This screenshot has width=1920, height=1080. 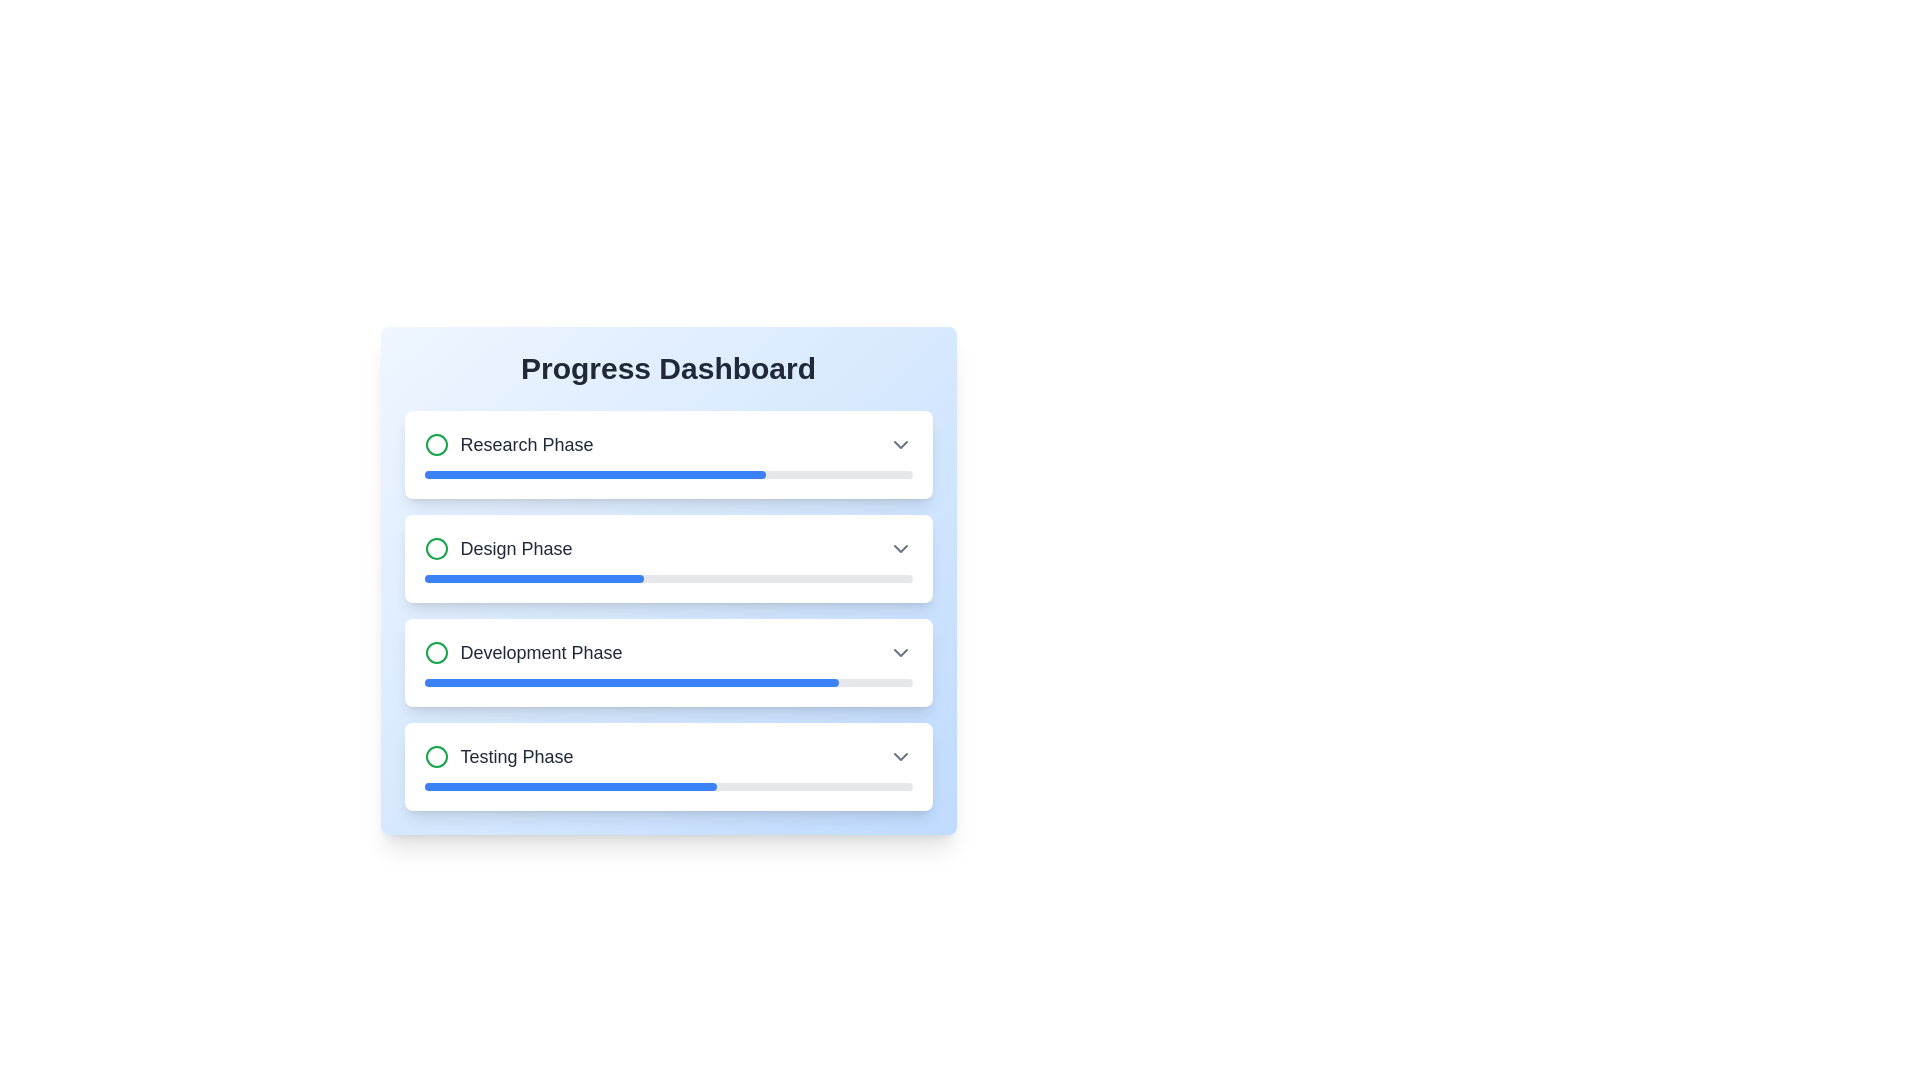 What do you see at coordinates (668, 369) in the screenshot?
I see `text of the header titled 'Progress Dashboard', which is styled prominently and centrally located at the top of the section` at bounding box center [668, 369].